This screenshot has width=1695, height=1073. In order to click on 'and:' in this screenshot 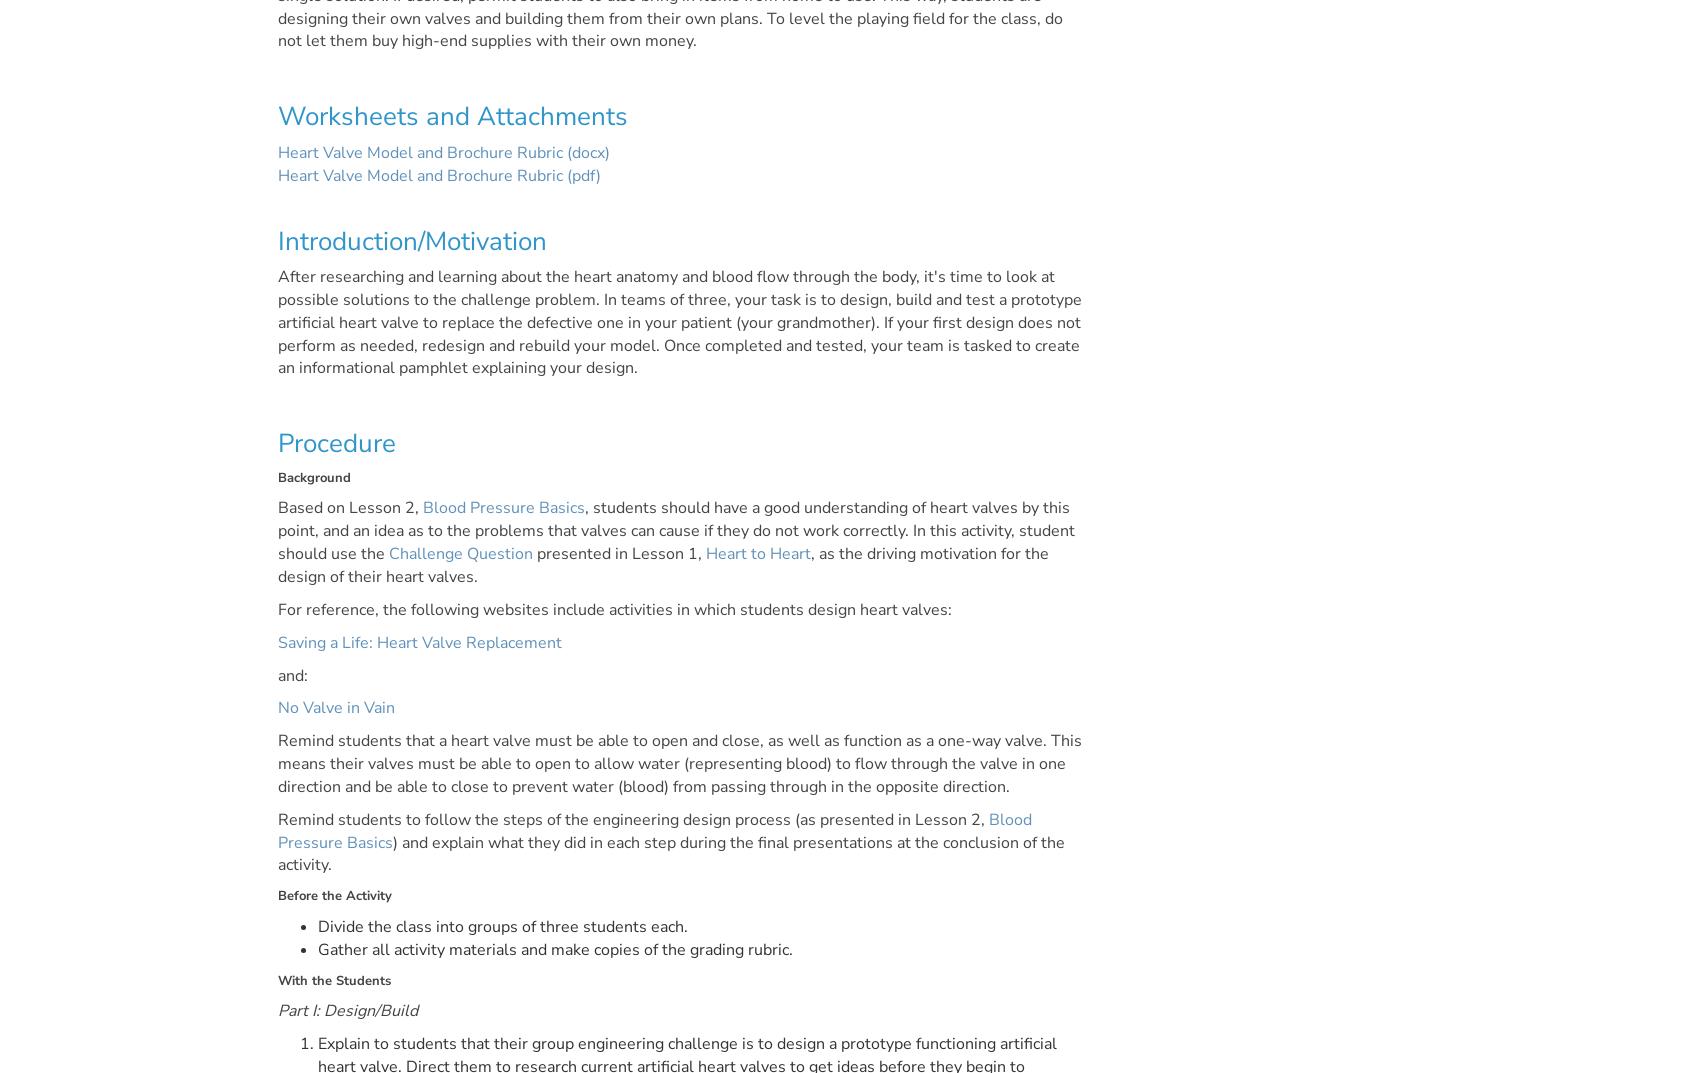, I will do `click(292, 675)`.